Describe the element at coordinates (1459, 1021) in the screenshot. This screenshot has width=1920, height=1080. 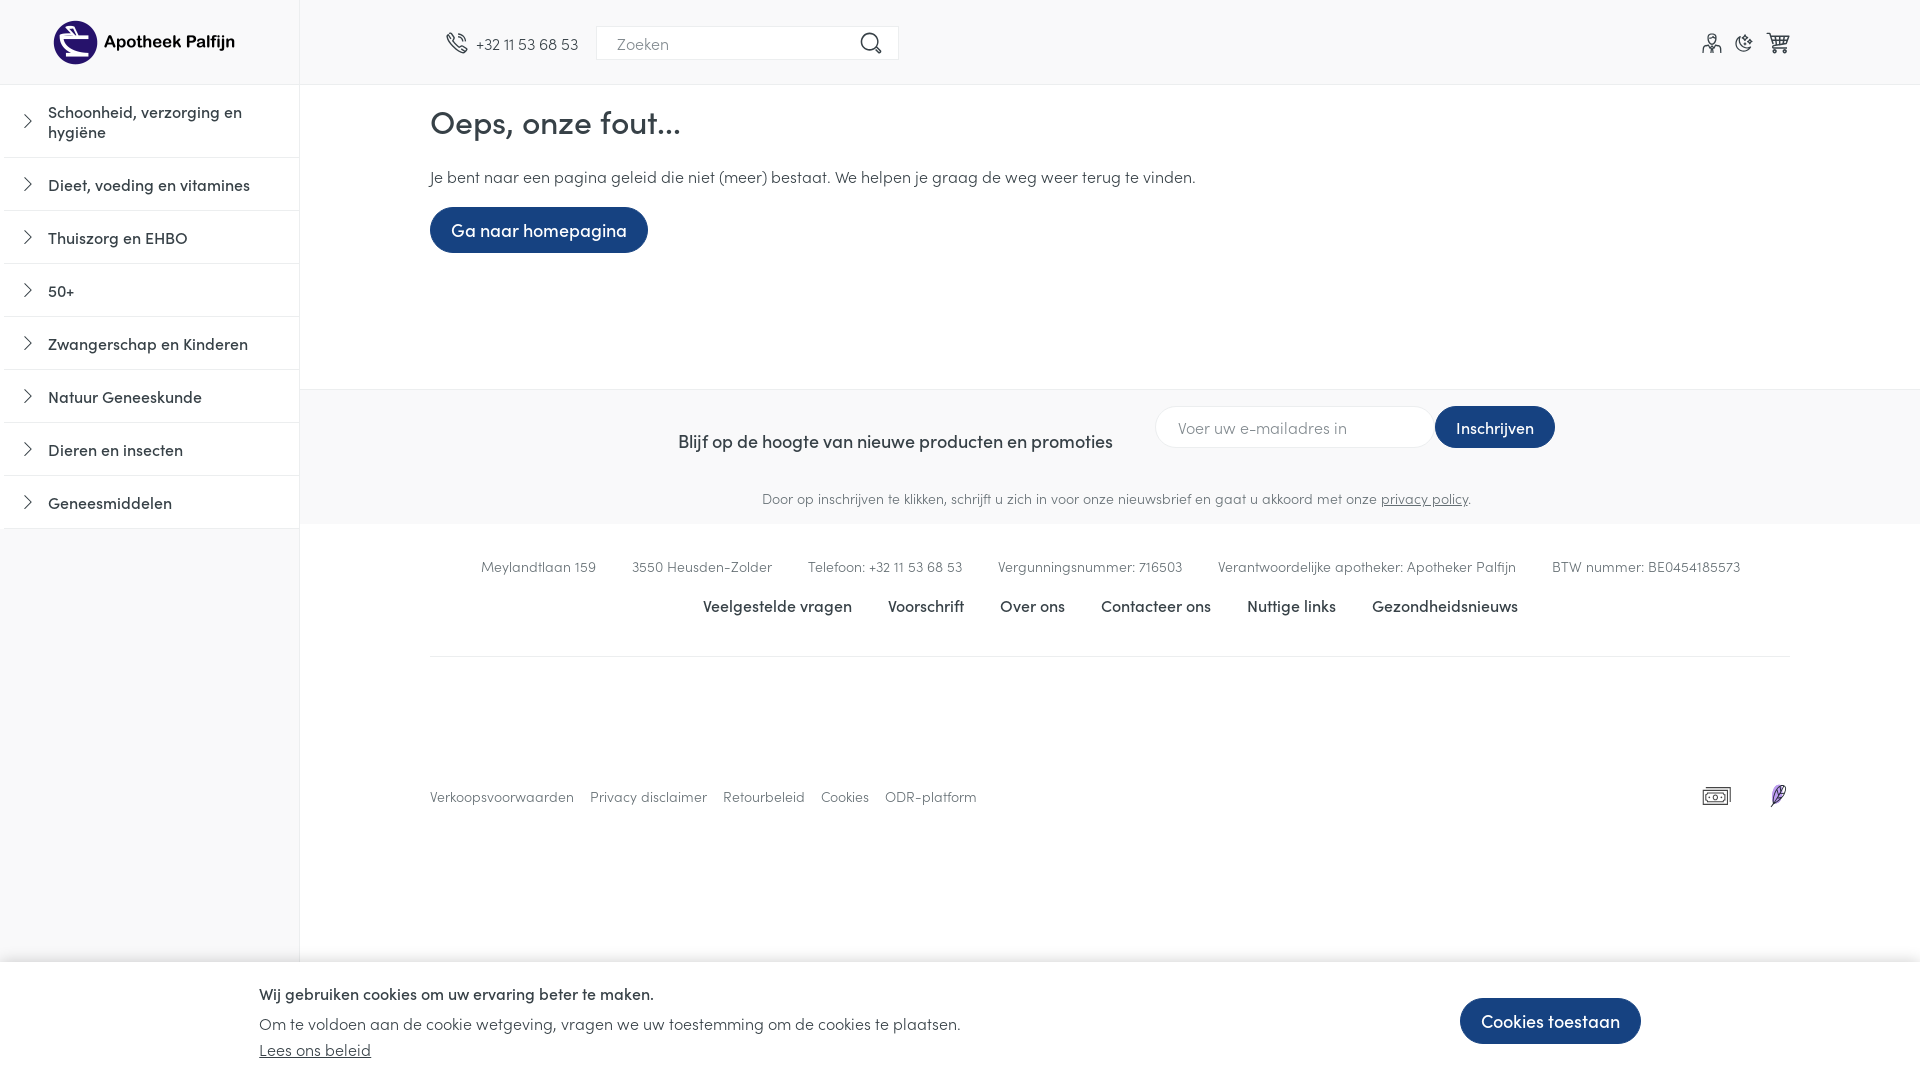
I see `'Cookies toestaan'` at that location.